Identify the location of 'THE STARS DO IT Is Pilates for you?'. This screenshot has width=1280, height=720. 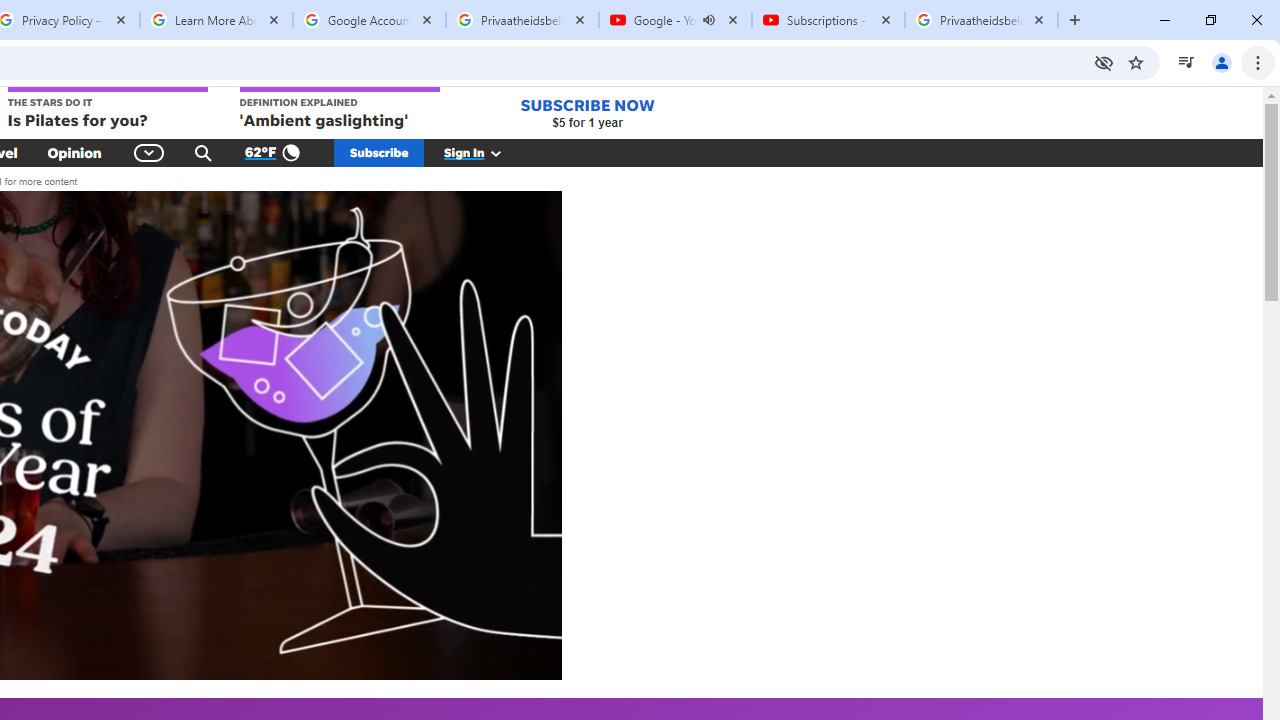
(105, 109).